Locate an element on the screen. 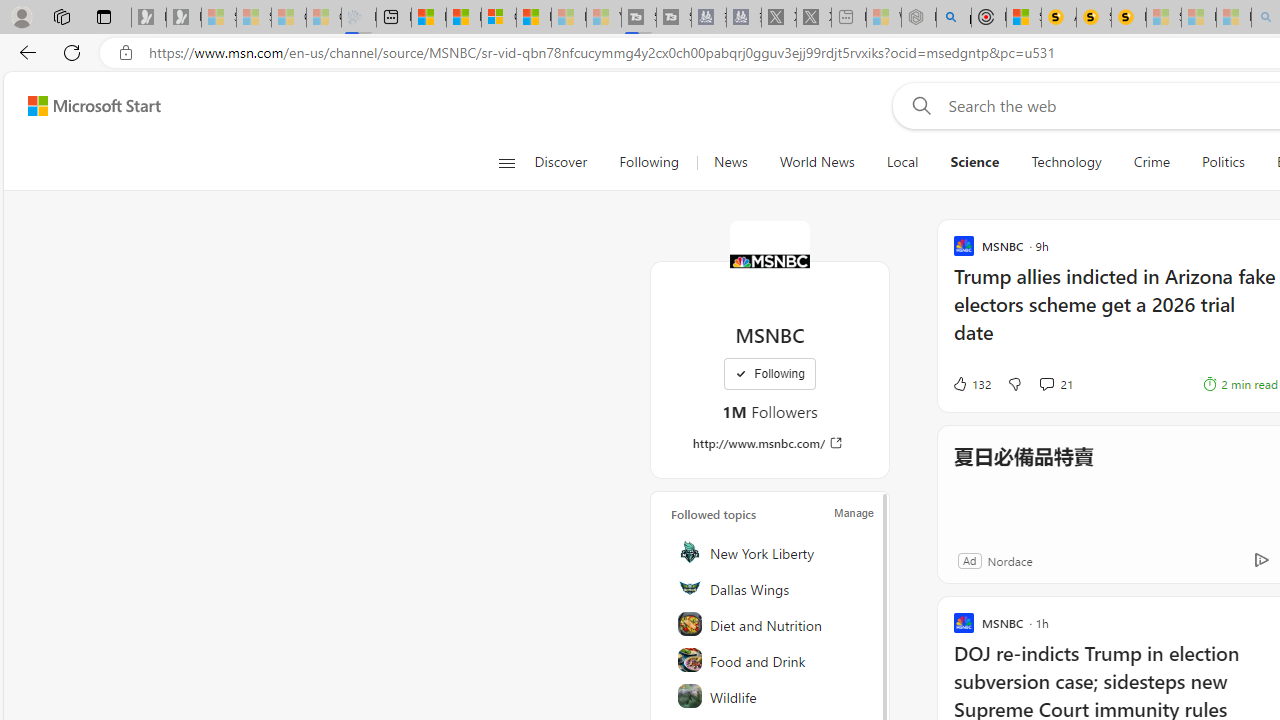 The width and height of the screenshot is (1280, 720). 'poe - Search' is located at coordinates (953, 17).